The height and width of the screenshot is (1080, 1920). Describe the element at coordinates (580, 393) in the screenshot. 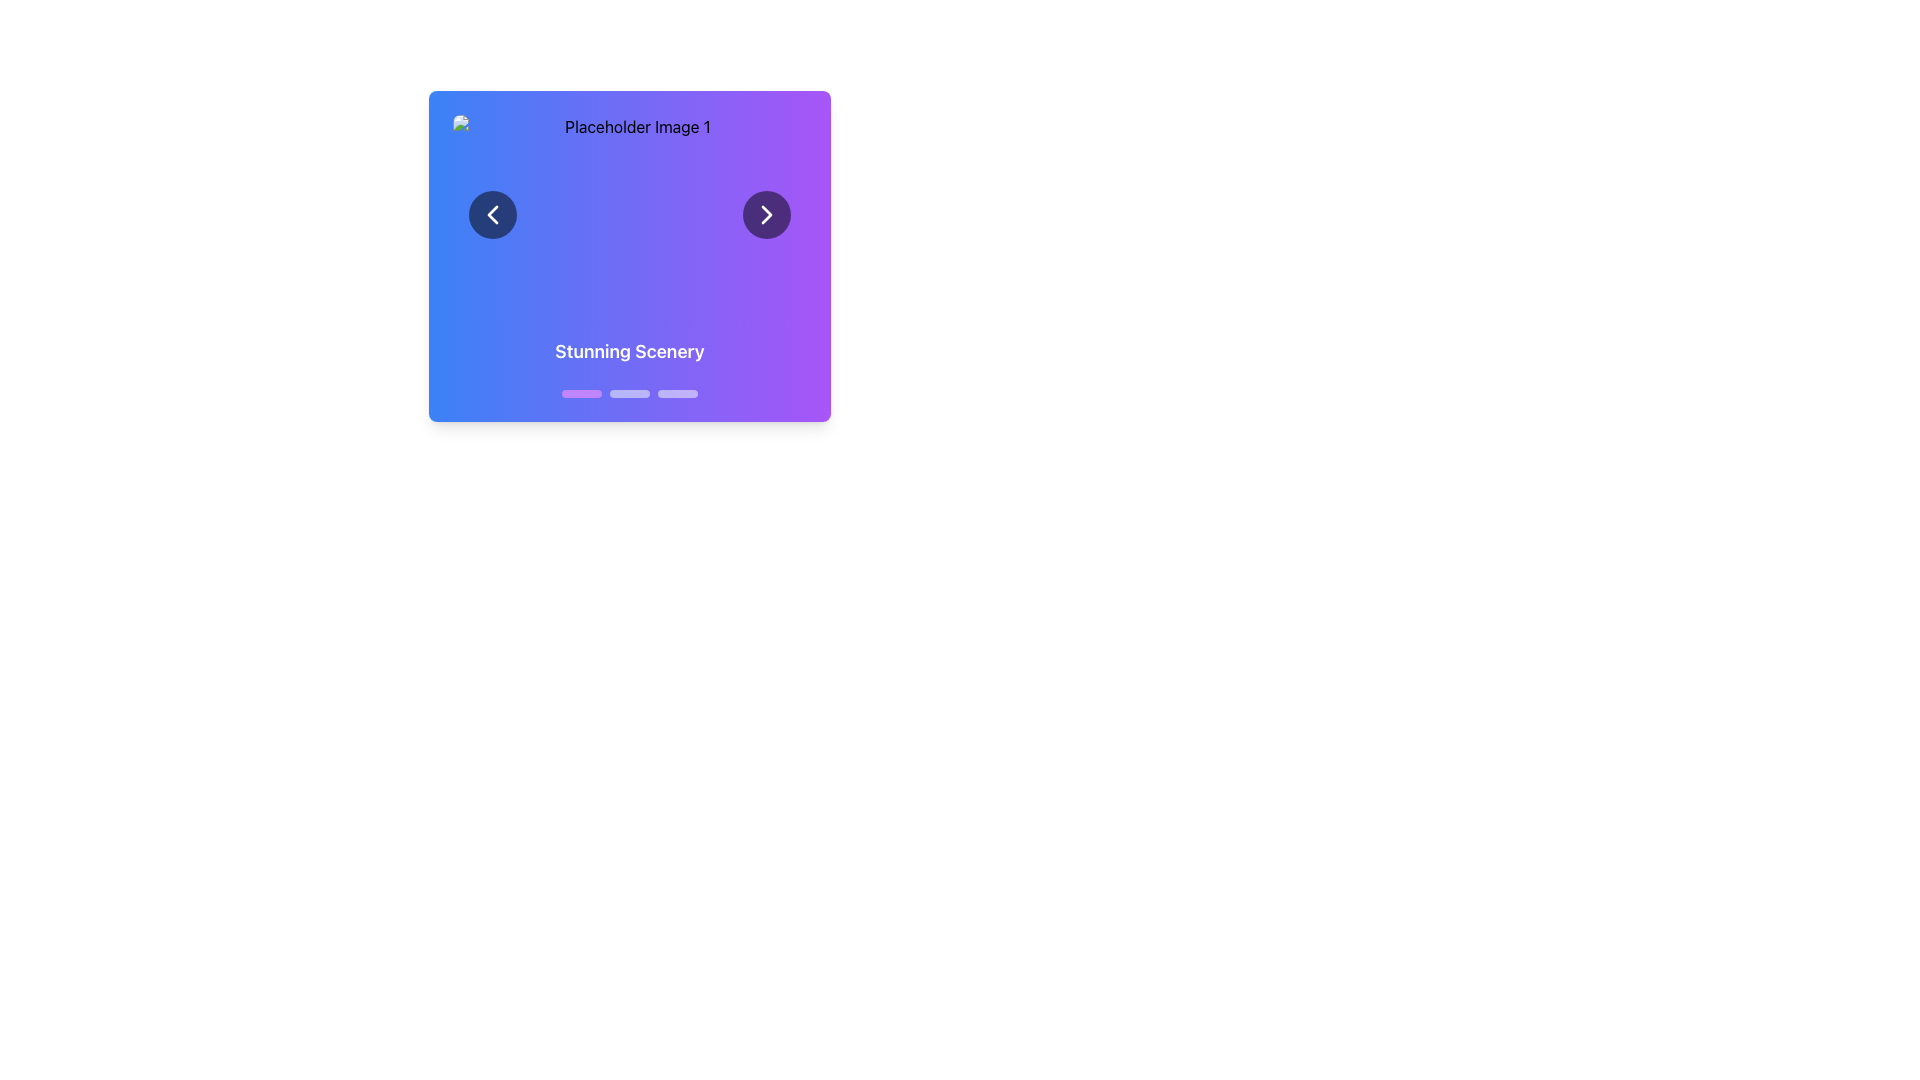

I see `the first progress bar indicator located below the text 'Stunning Scenery' for interactions` at that location.